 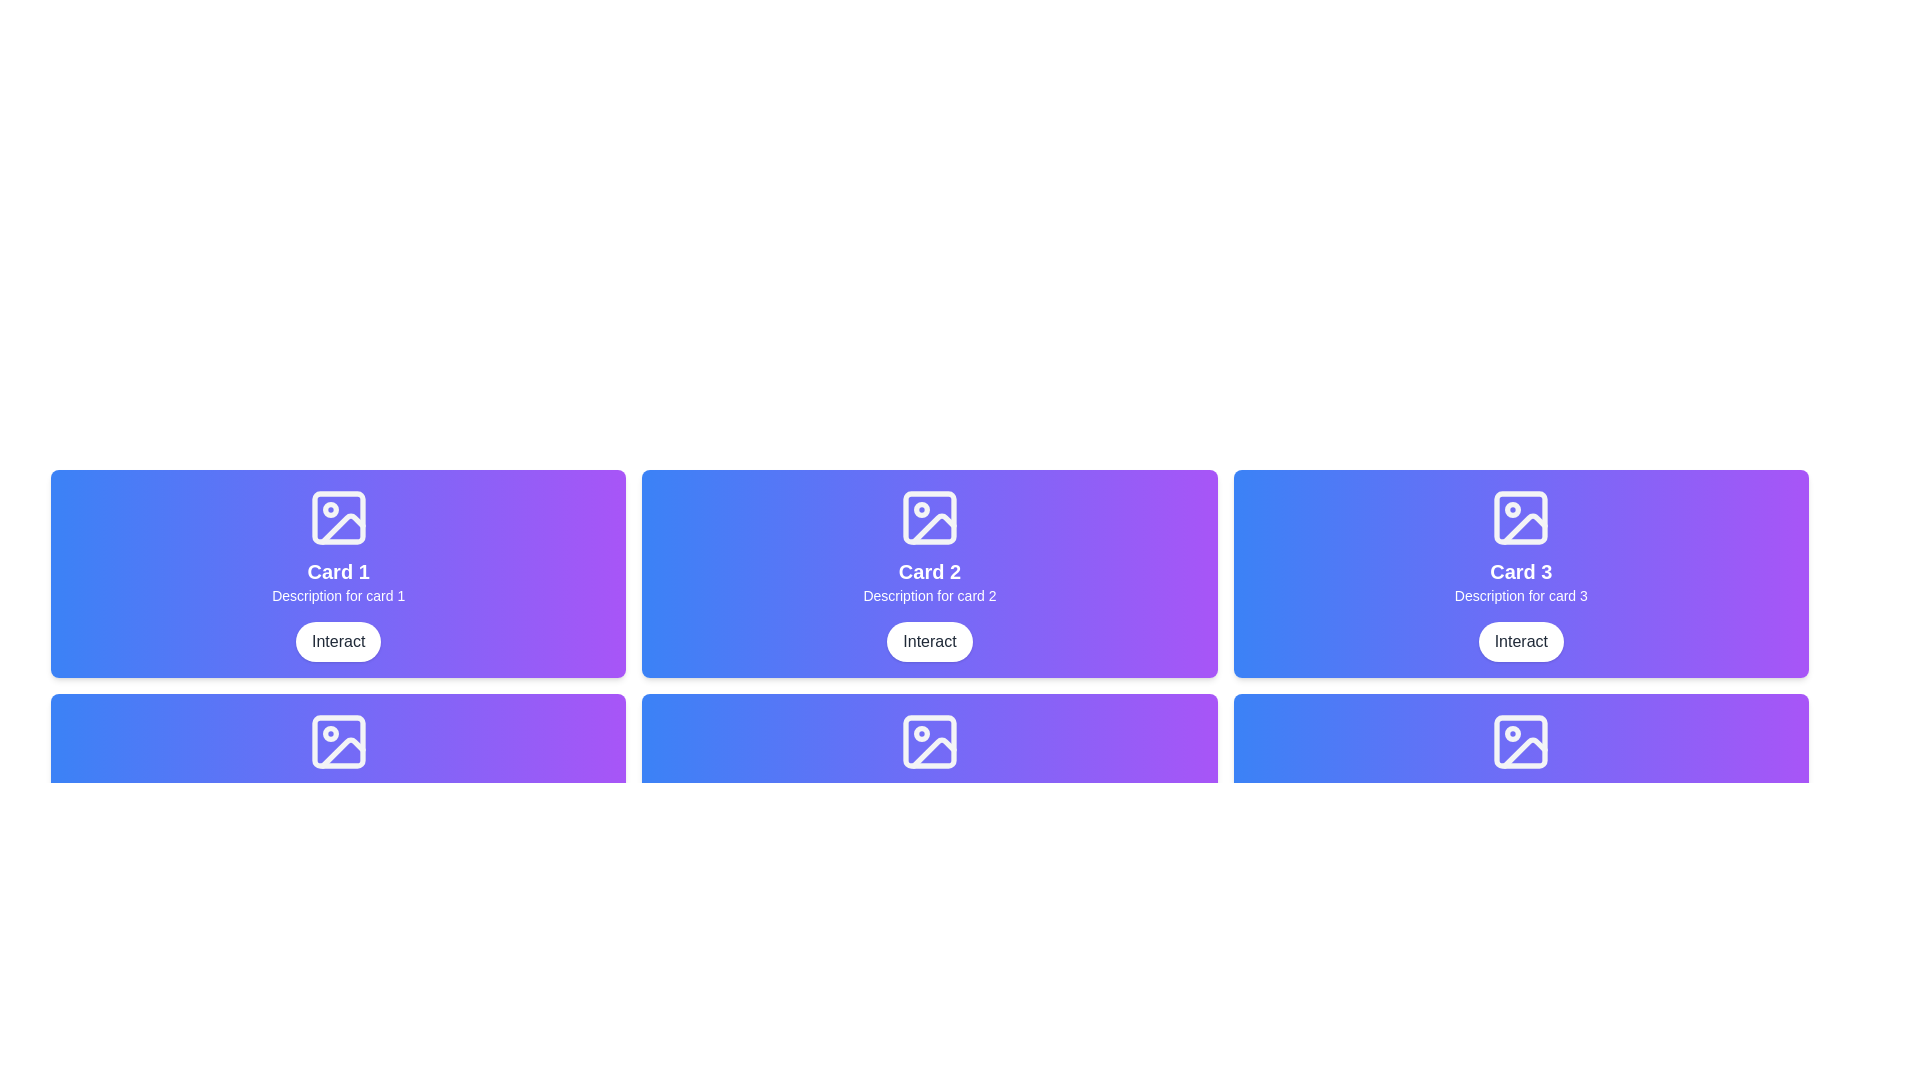 What do you see at coordinates (338, 571) in the screenshot?
I see `the text label displaying 'Card 1', which is styled in bold and large font, located at the top-center of the first card in a set of horizontally arranged cards` at bounding box center [338, 571].